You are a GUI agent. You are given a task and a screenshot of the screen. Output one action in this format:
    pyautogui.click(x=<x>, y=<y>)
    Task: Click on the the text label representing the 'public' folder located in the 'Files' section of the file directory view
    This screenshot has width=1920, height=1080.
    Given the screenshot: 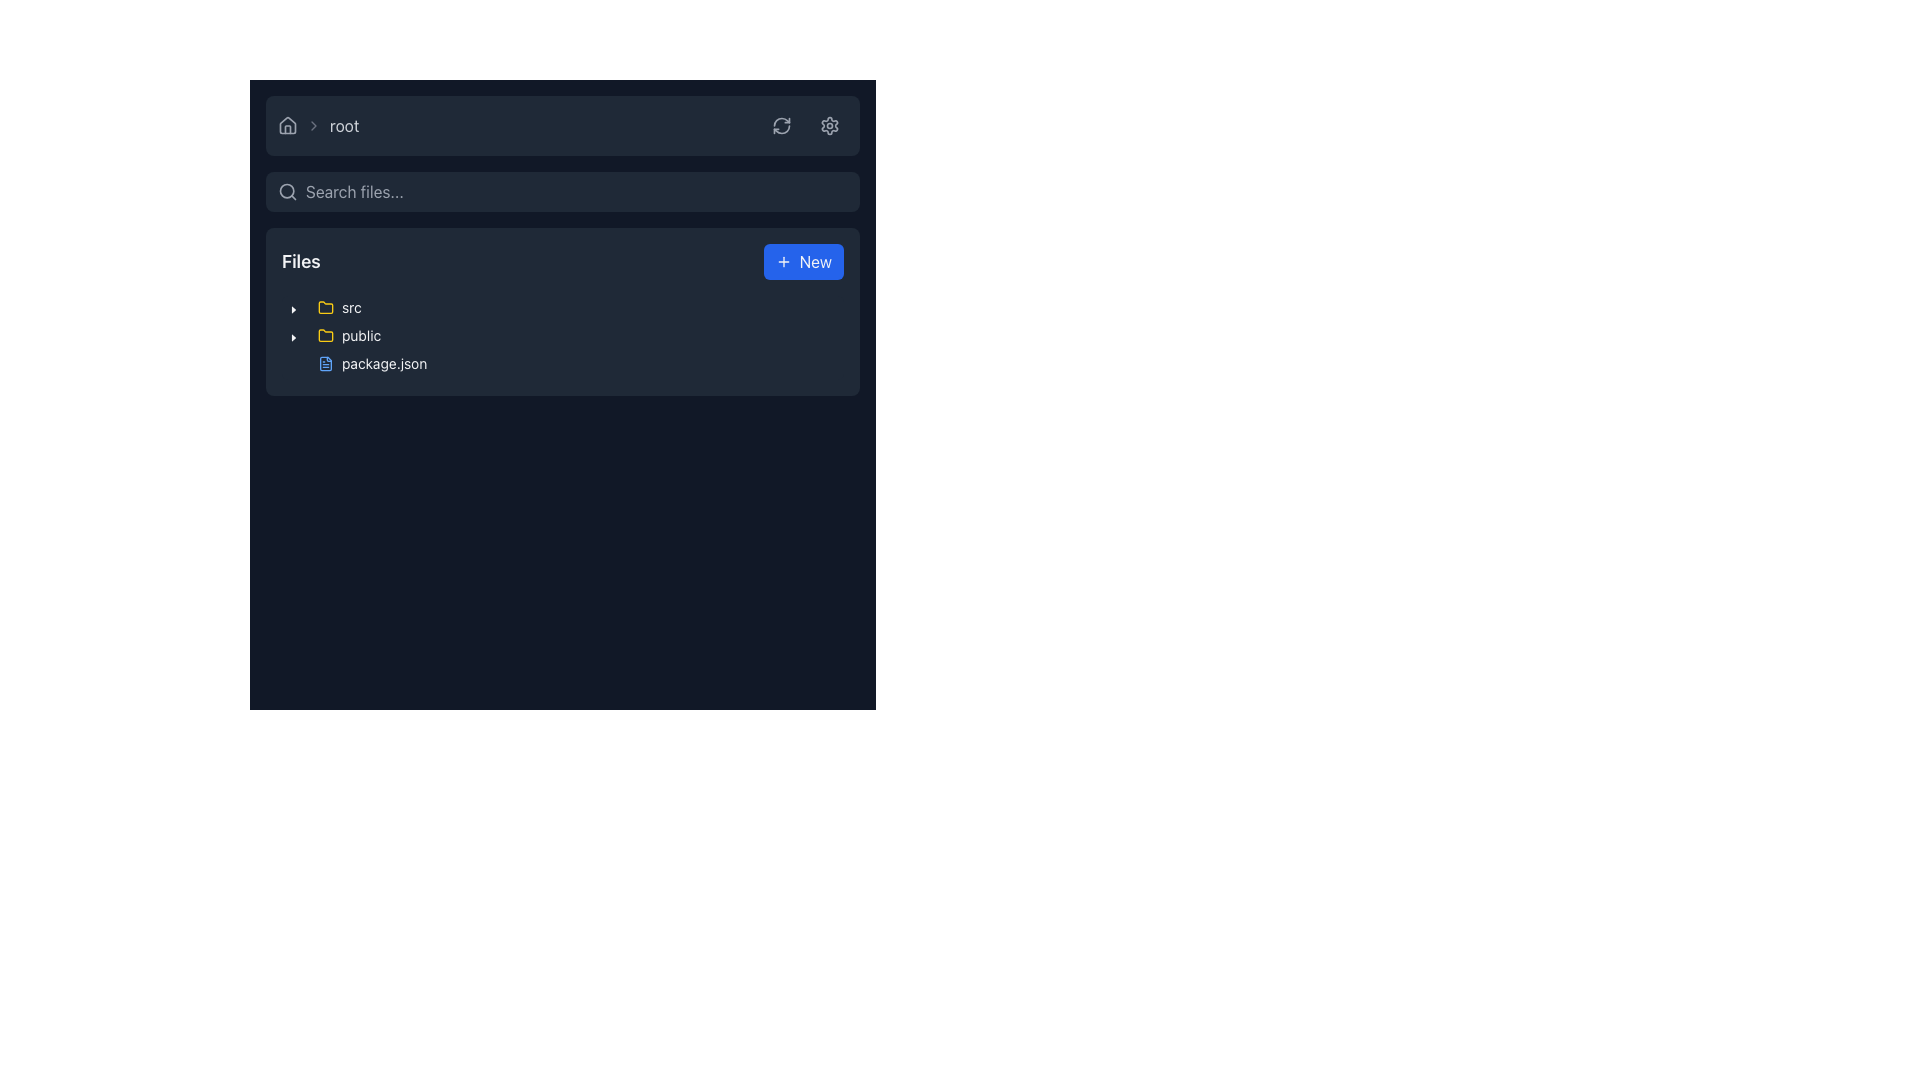 What is the action you would take?
    pyautogui.click(x=361, y=334)
    